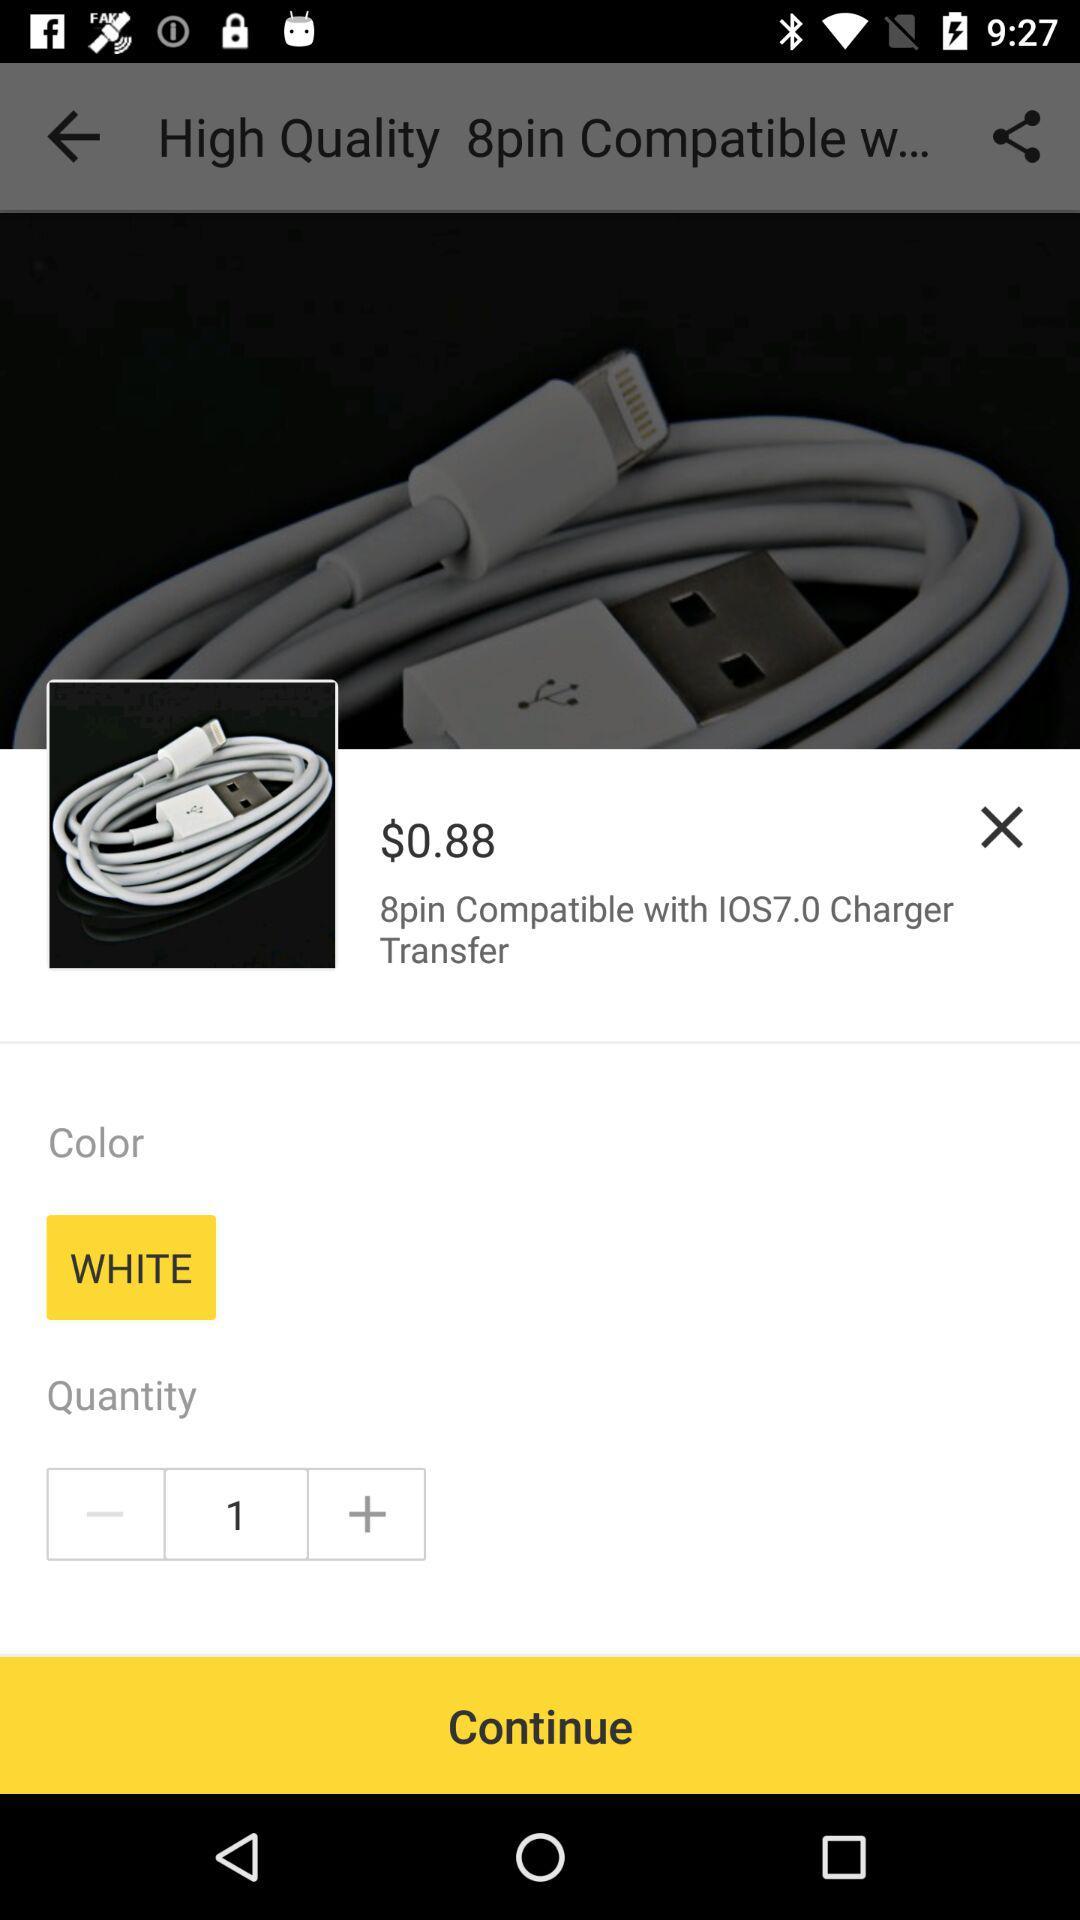 The image size is (1080, 1920). What do you see at coordinates (1002, 827) in the screenshot?
I see `exit from this item` at bounding box center [1002, 827].